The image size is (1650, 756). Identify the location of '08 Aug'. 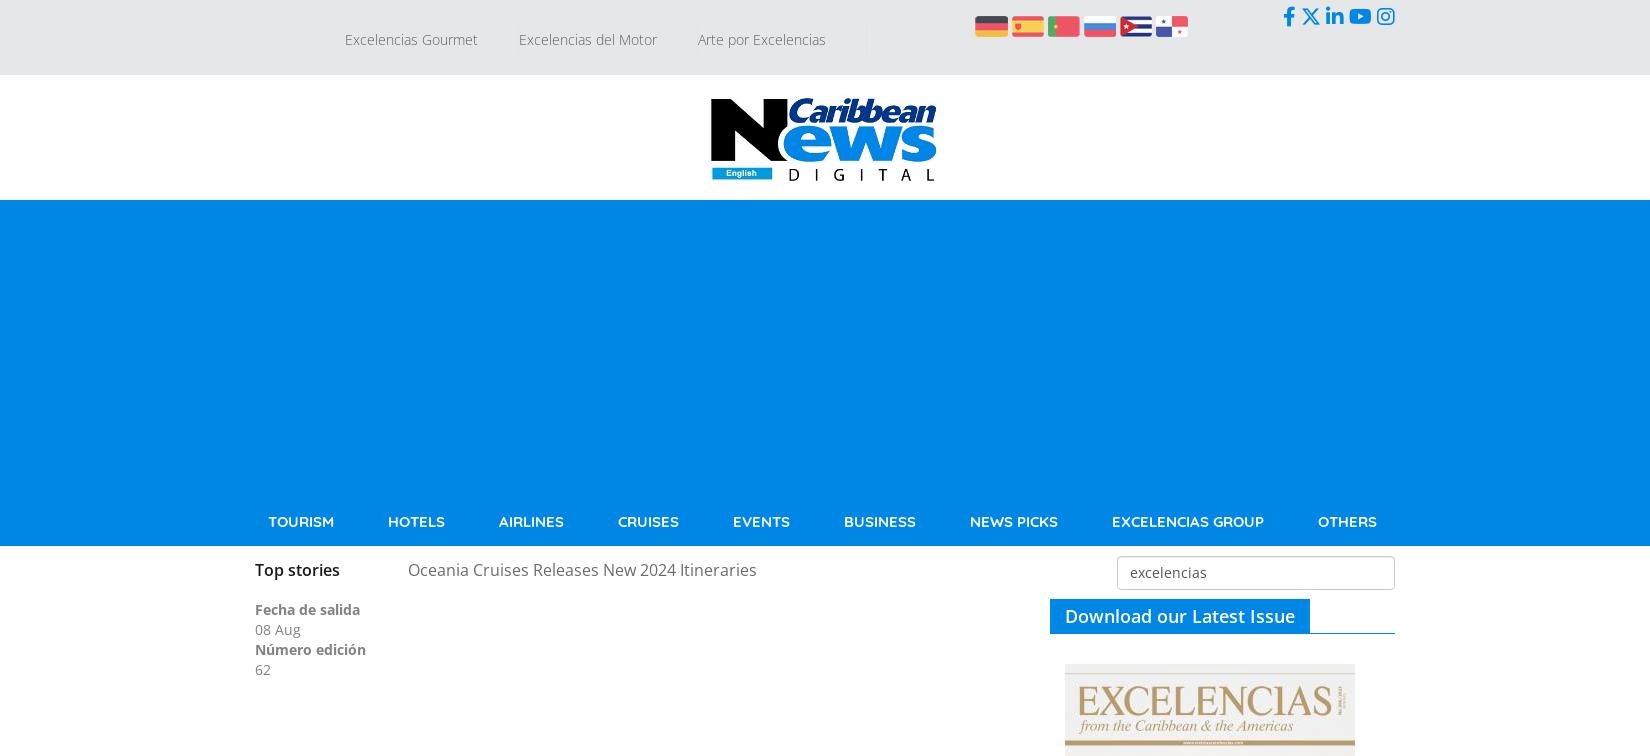
(278, 628).